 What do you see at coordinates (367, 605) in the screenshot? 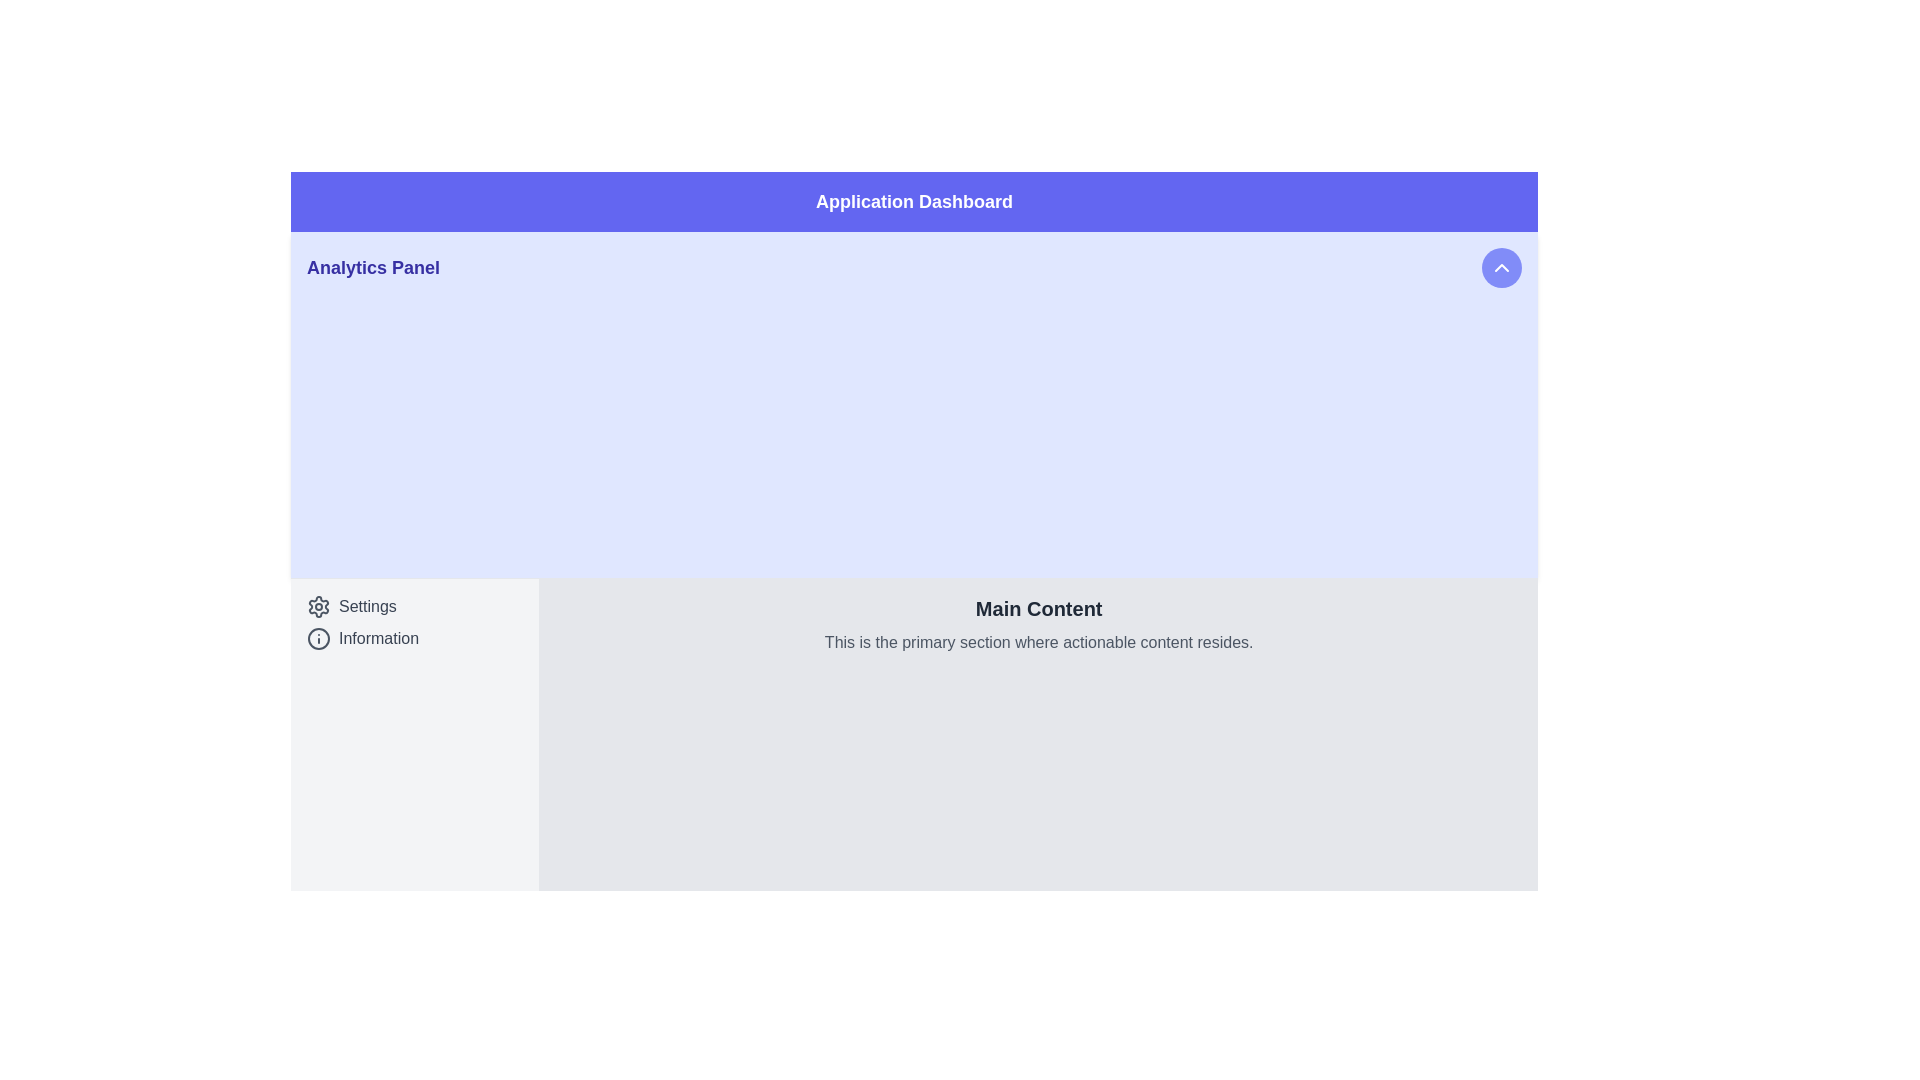
I see `text label displaying 'Settings' which is styled in gray and located in the lower left section of the interface, next to a gear-shaped icon` at bounding box center [367, 605].